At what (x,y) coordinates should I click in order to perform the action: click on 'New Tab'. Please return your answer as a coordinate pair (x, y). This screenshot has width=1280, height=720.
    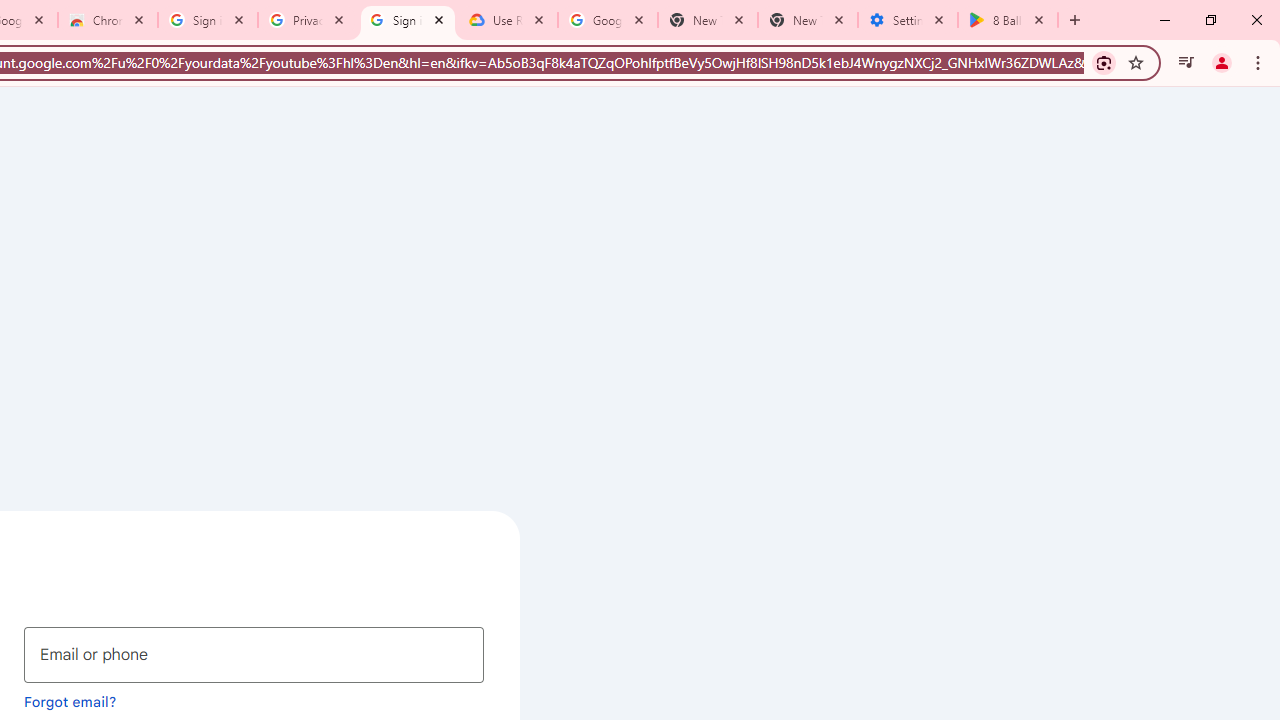
    Looking at the image, I should click on (807, 20).